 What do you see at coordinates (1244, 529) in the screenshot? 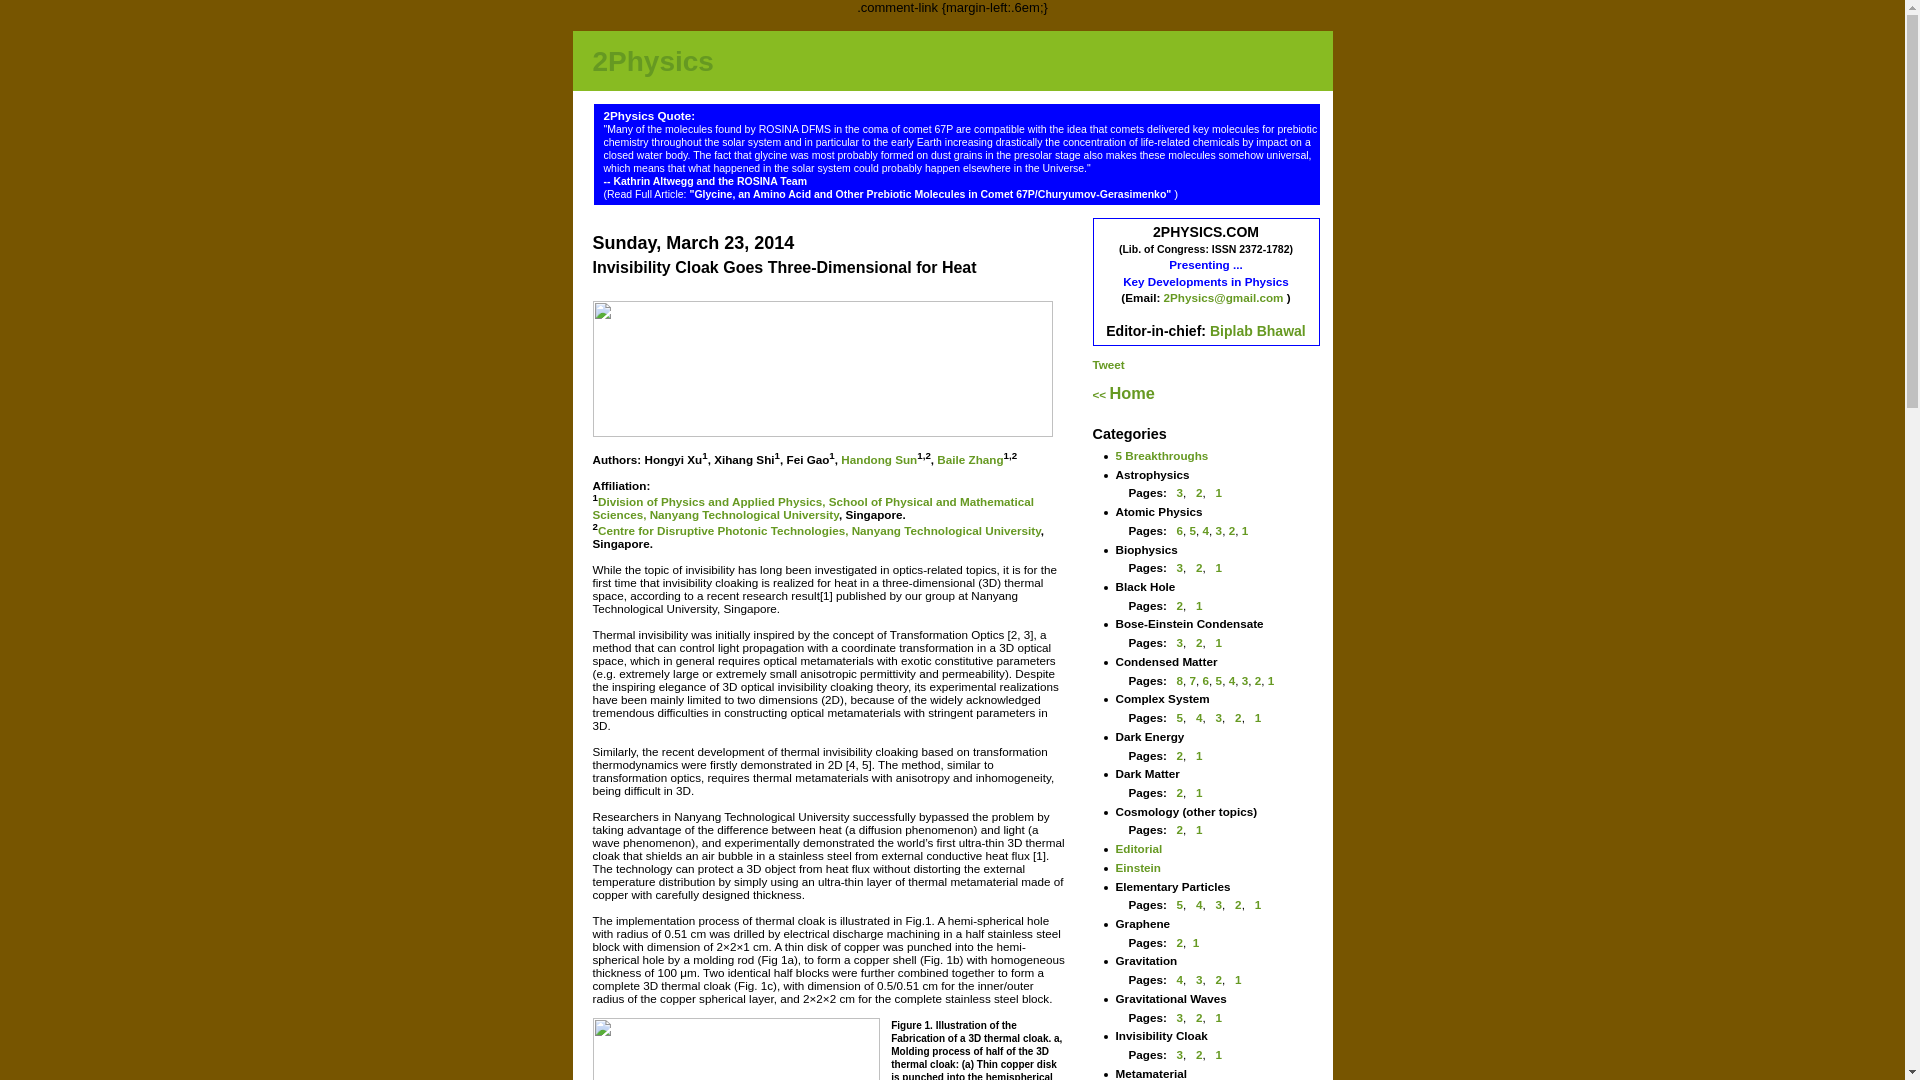
I see `'1'` at bounding box center [1244, 529].